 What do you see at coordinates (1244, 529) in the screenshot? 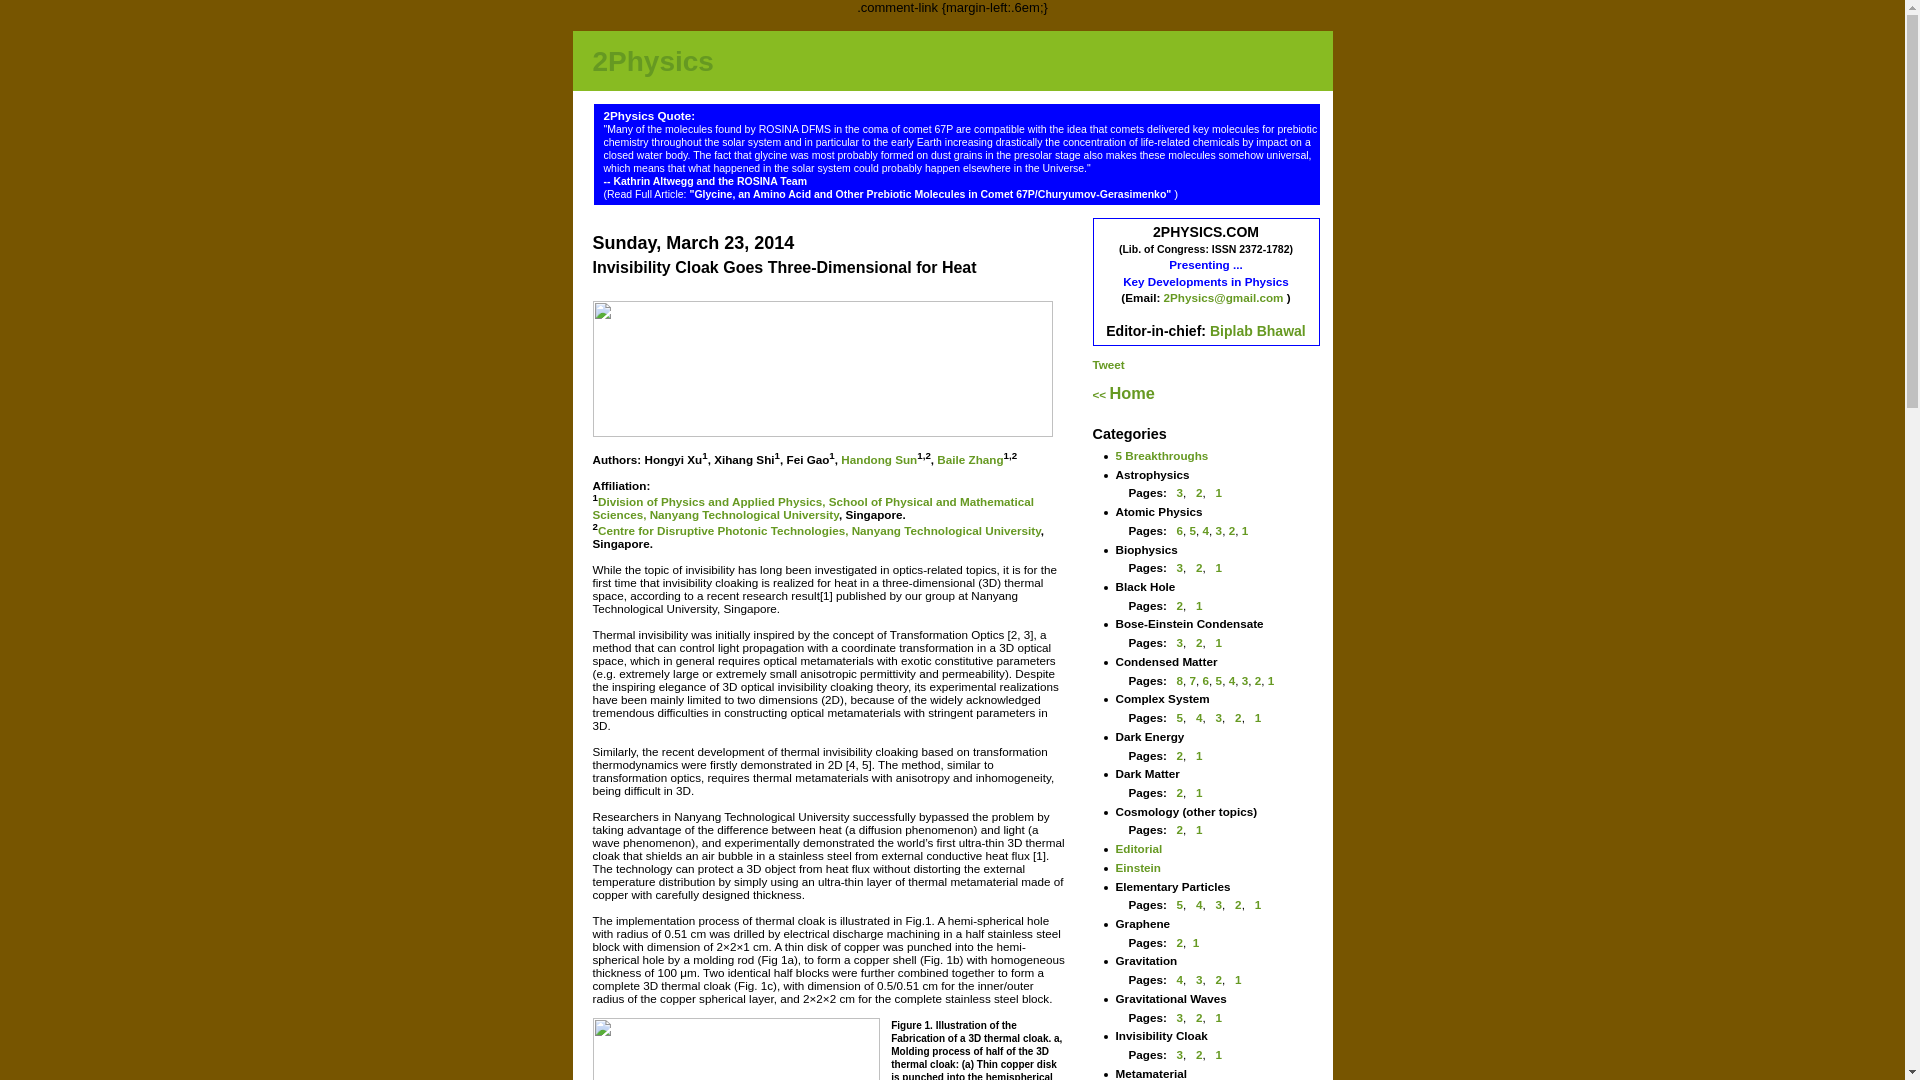
I see `'1'` at bounding box center [1244, 529].